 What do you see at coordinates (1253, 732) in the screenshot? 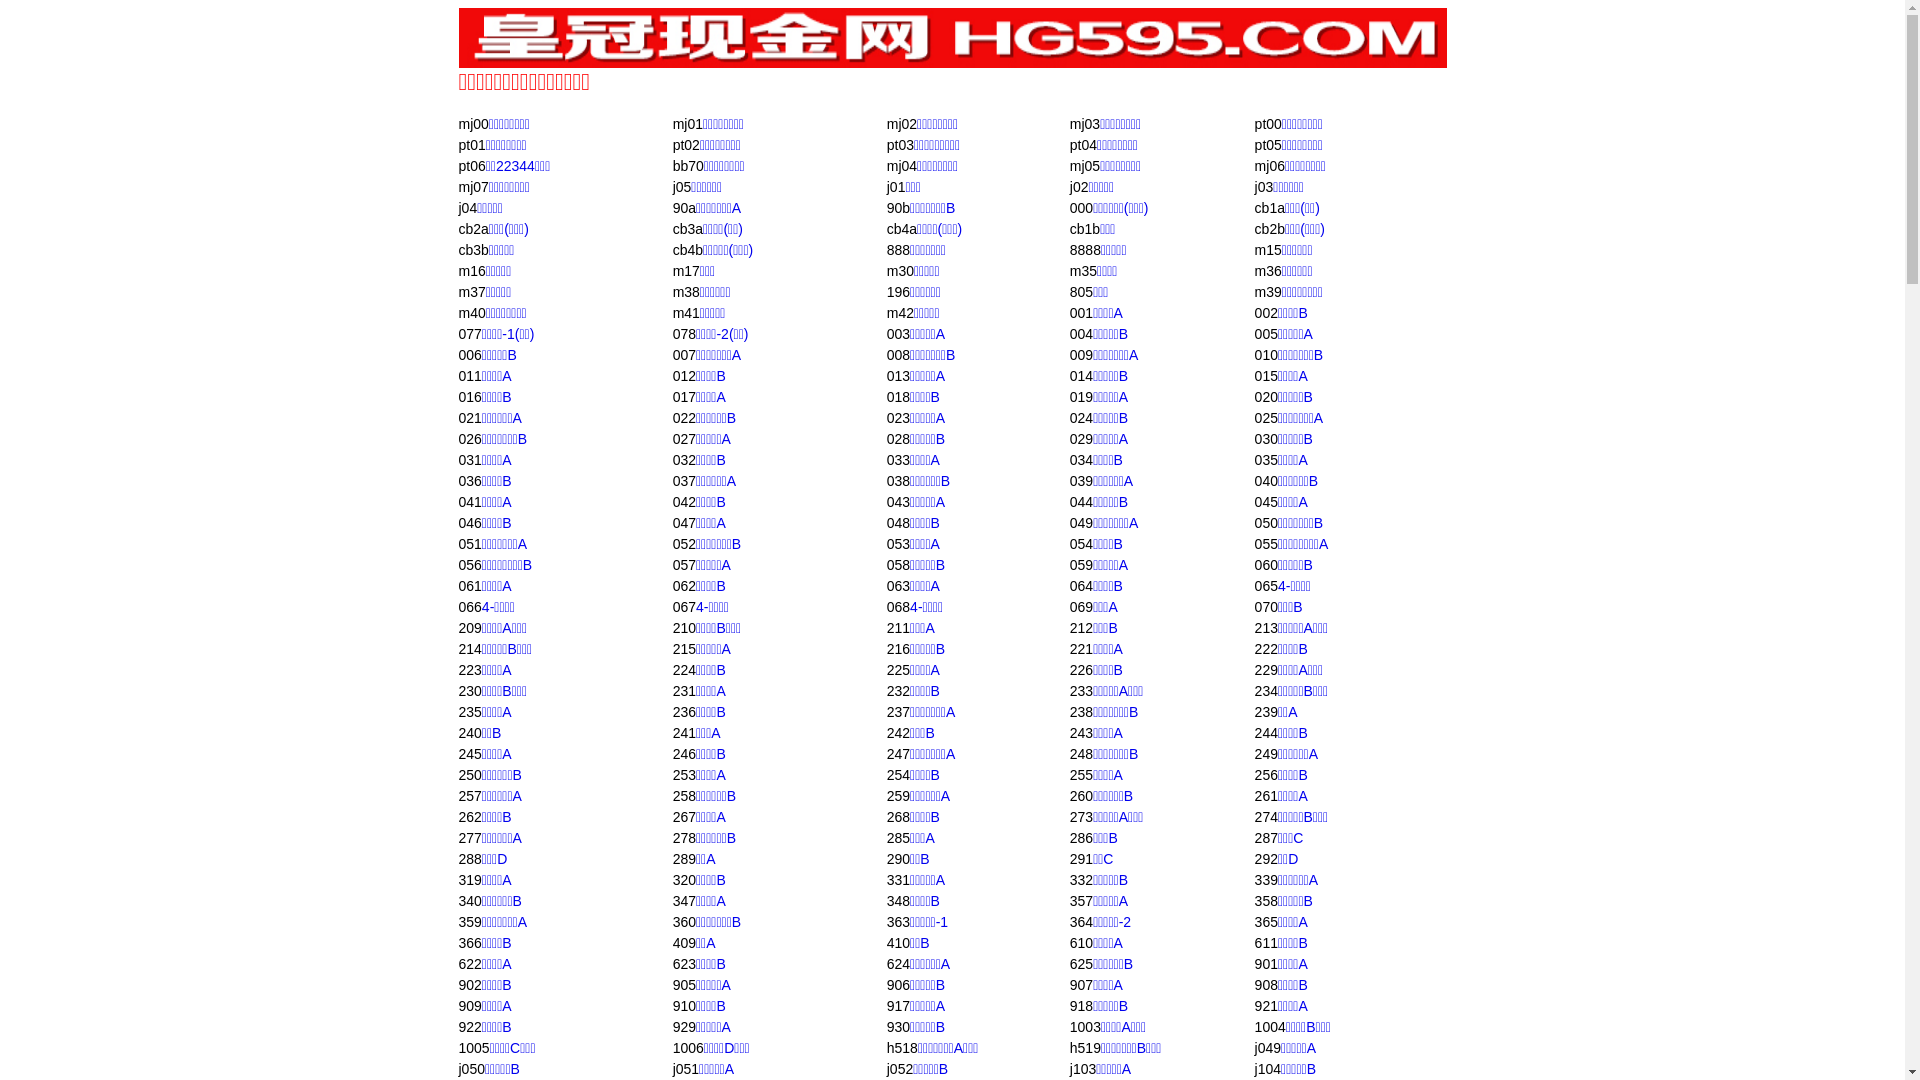
I see `'244'` at bounding box center [1253, 732].